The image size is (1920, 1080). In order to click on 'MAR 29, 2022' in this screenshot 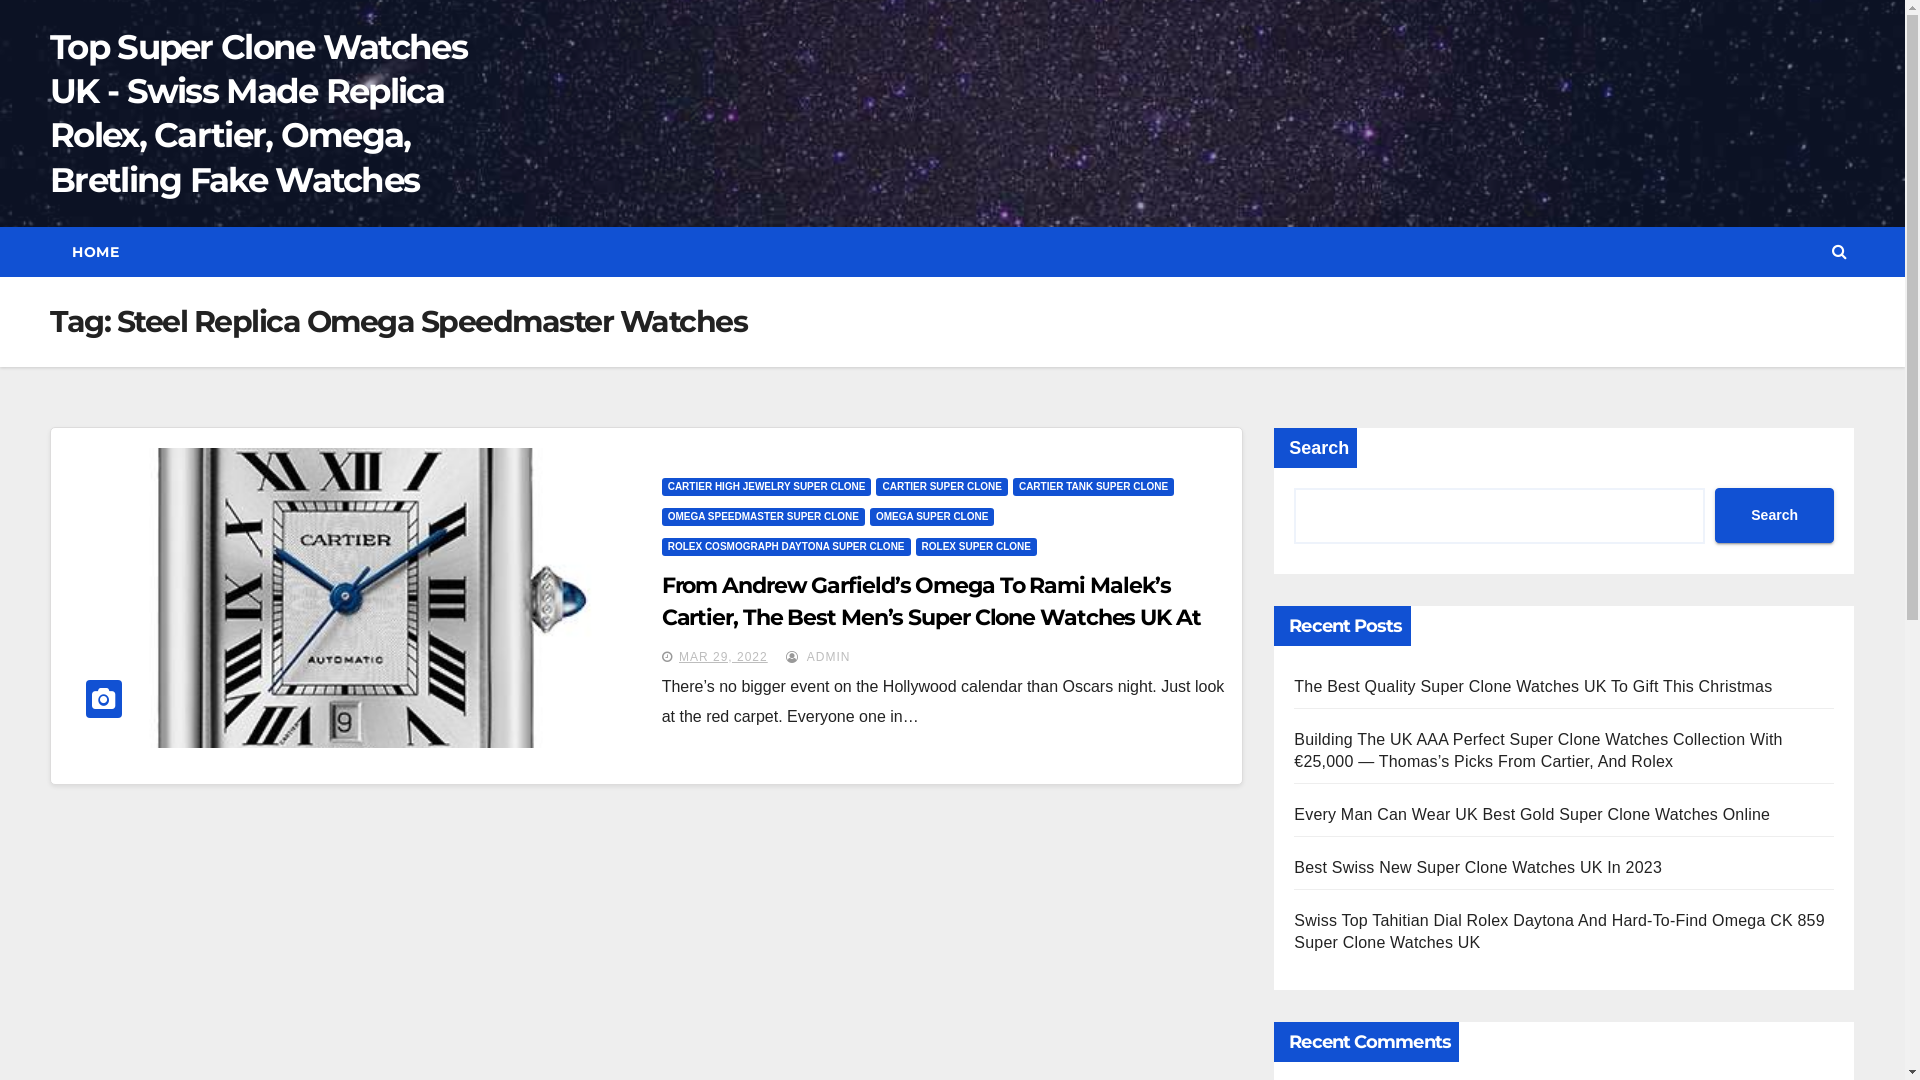, I will do `click(722, 656)`.